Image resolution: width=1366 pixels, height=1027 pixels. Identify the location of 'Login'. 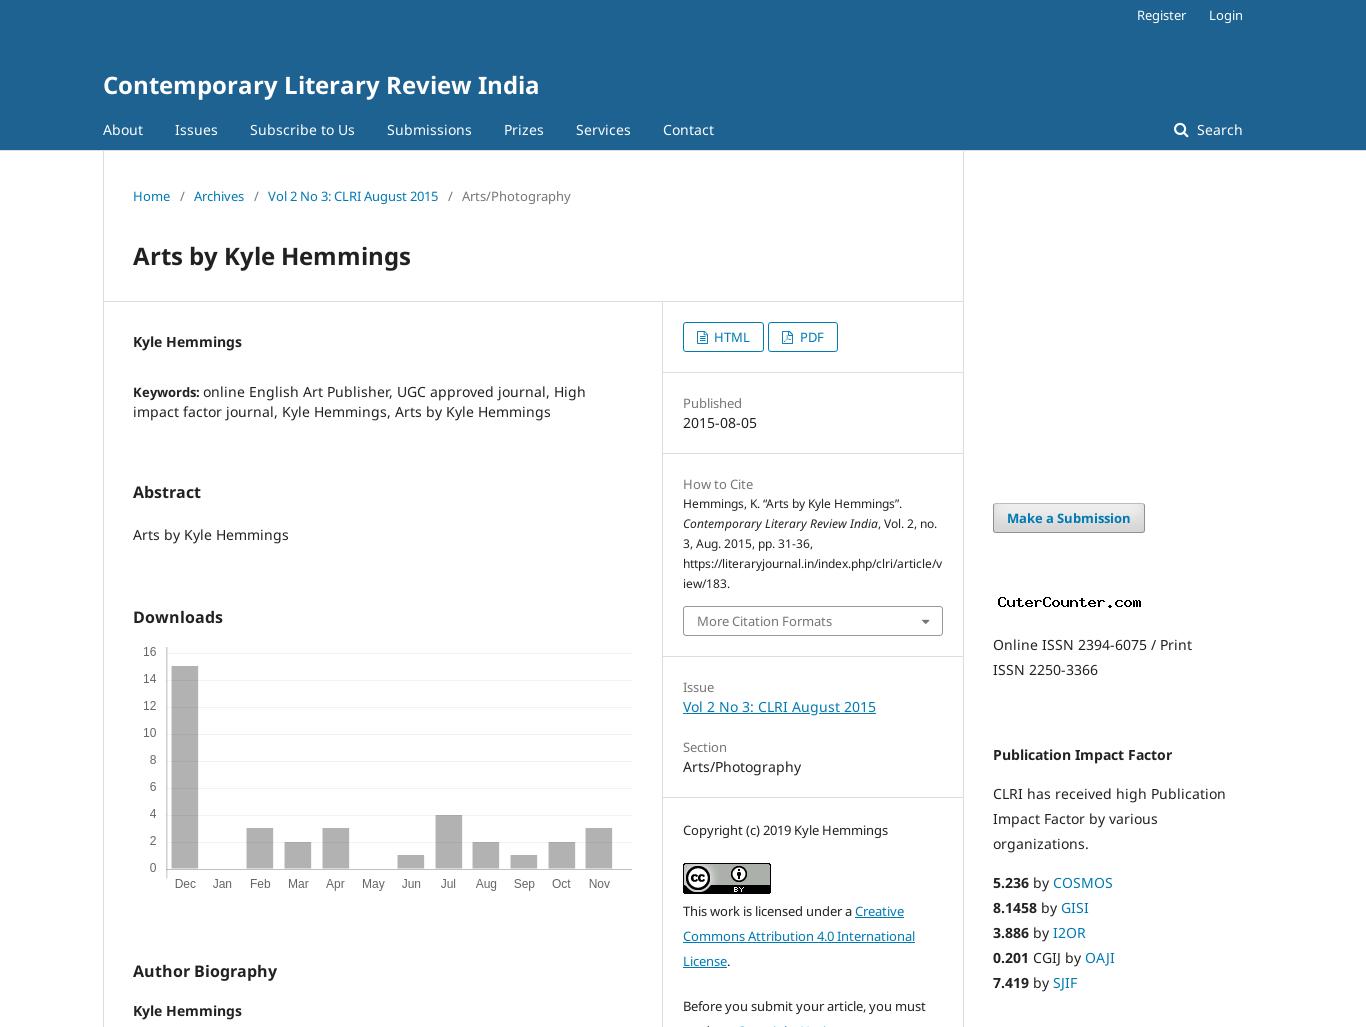
(1225, 14).